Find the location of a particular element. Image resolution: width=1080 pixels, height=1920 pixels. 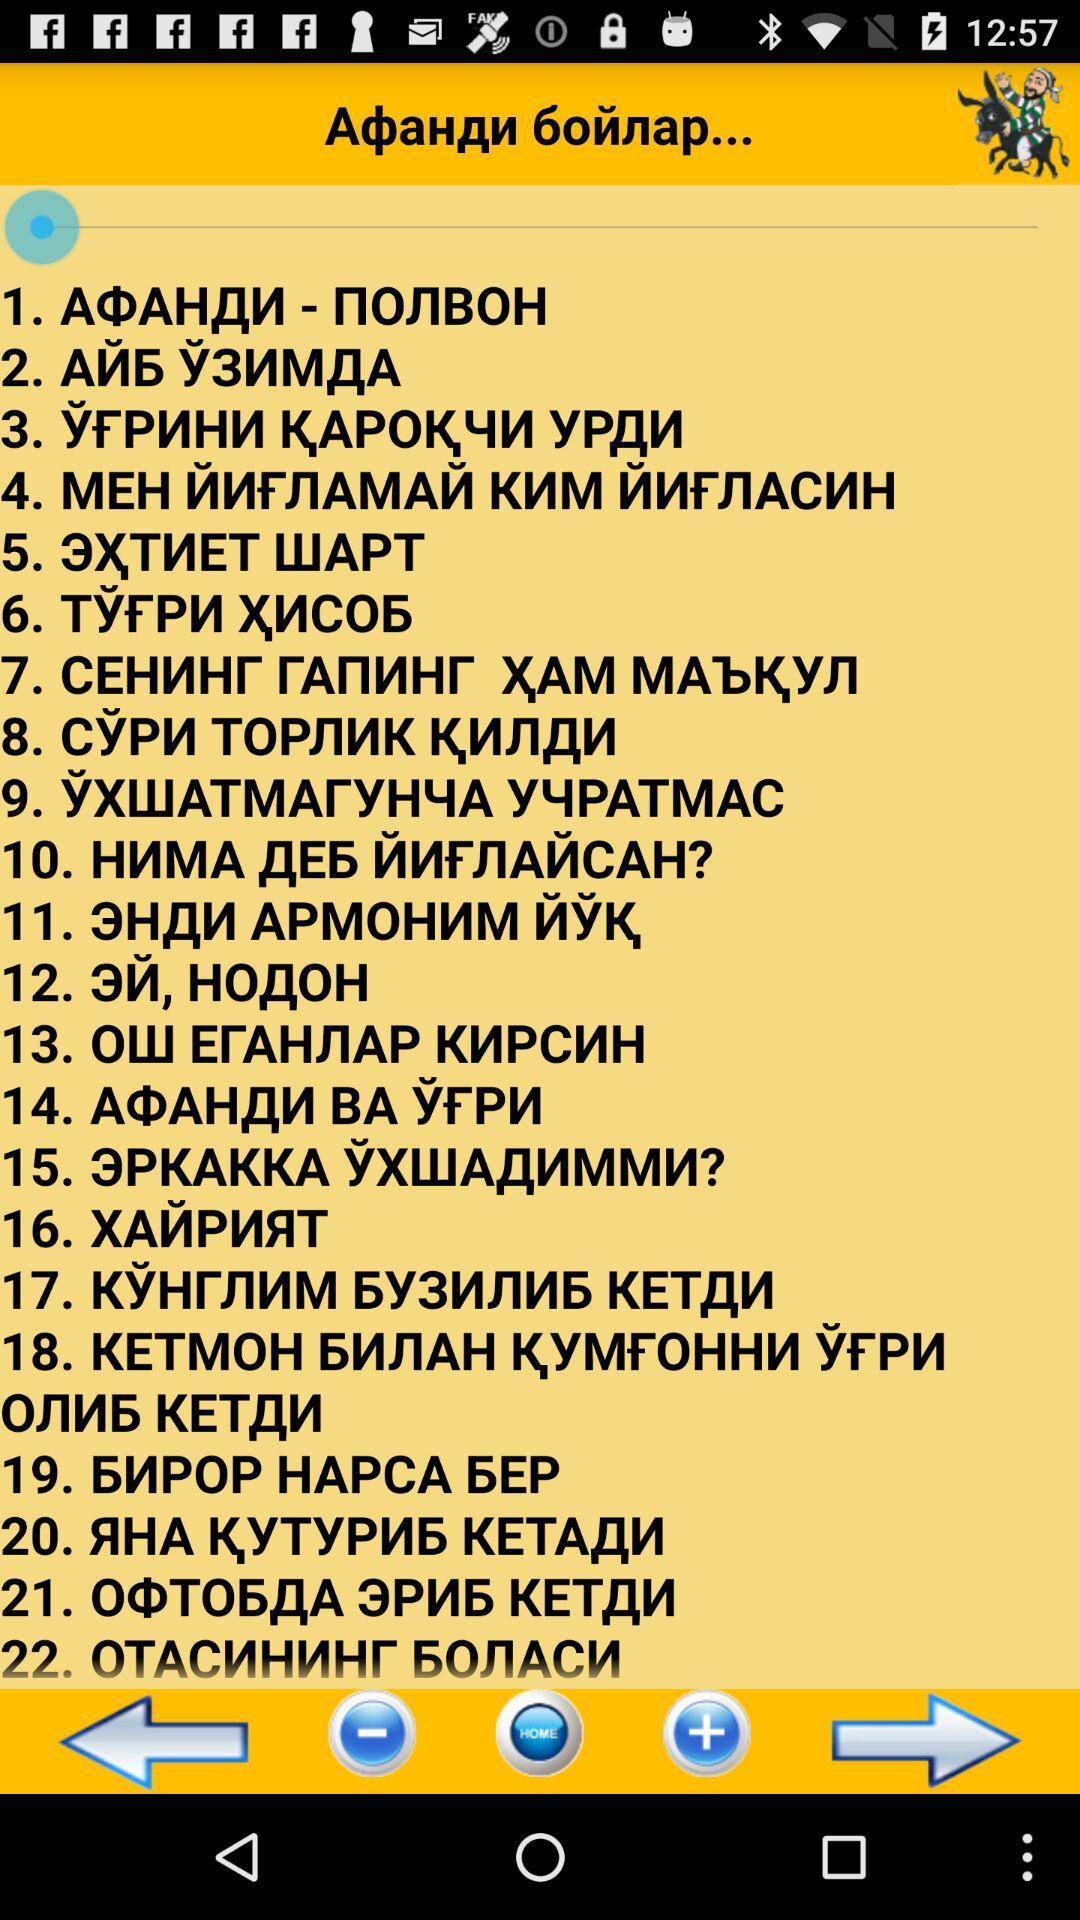

the arrow_backward icon is located at coordinates (143, 1862).